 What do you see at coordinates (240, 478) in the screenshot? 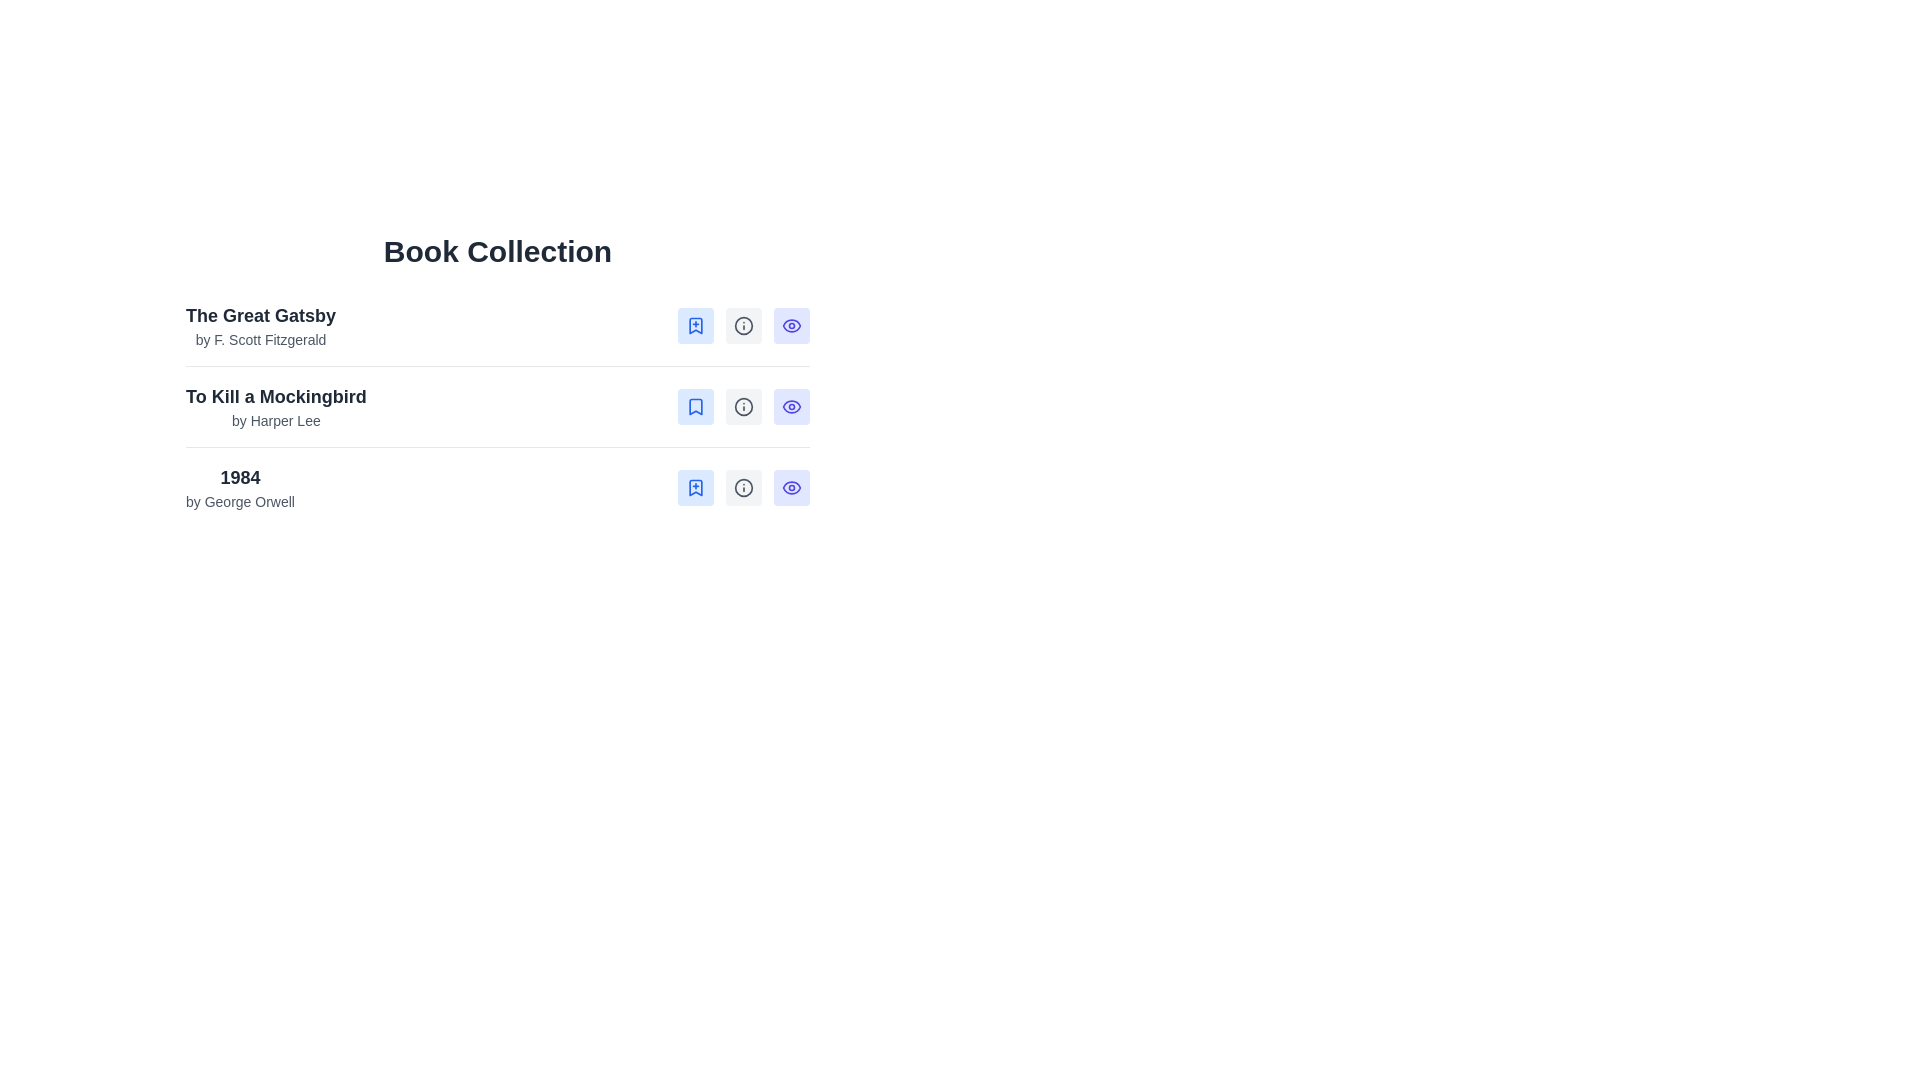
I see `text label displaying the title '1984', which is styled in bold and larger font size, located in the bottom segment of the 'Book Collection' section above the text 'by George Orwell'` at bounding box center [240, 478].